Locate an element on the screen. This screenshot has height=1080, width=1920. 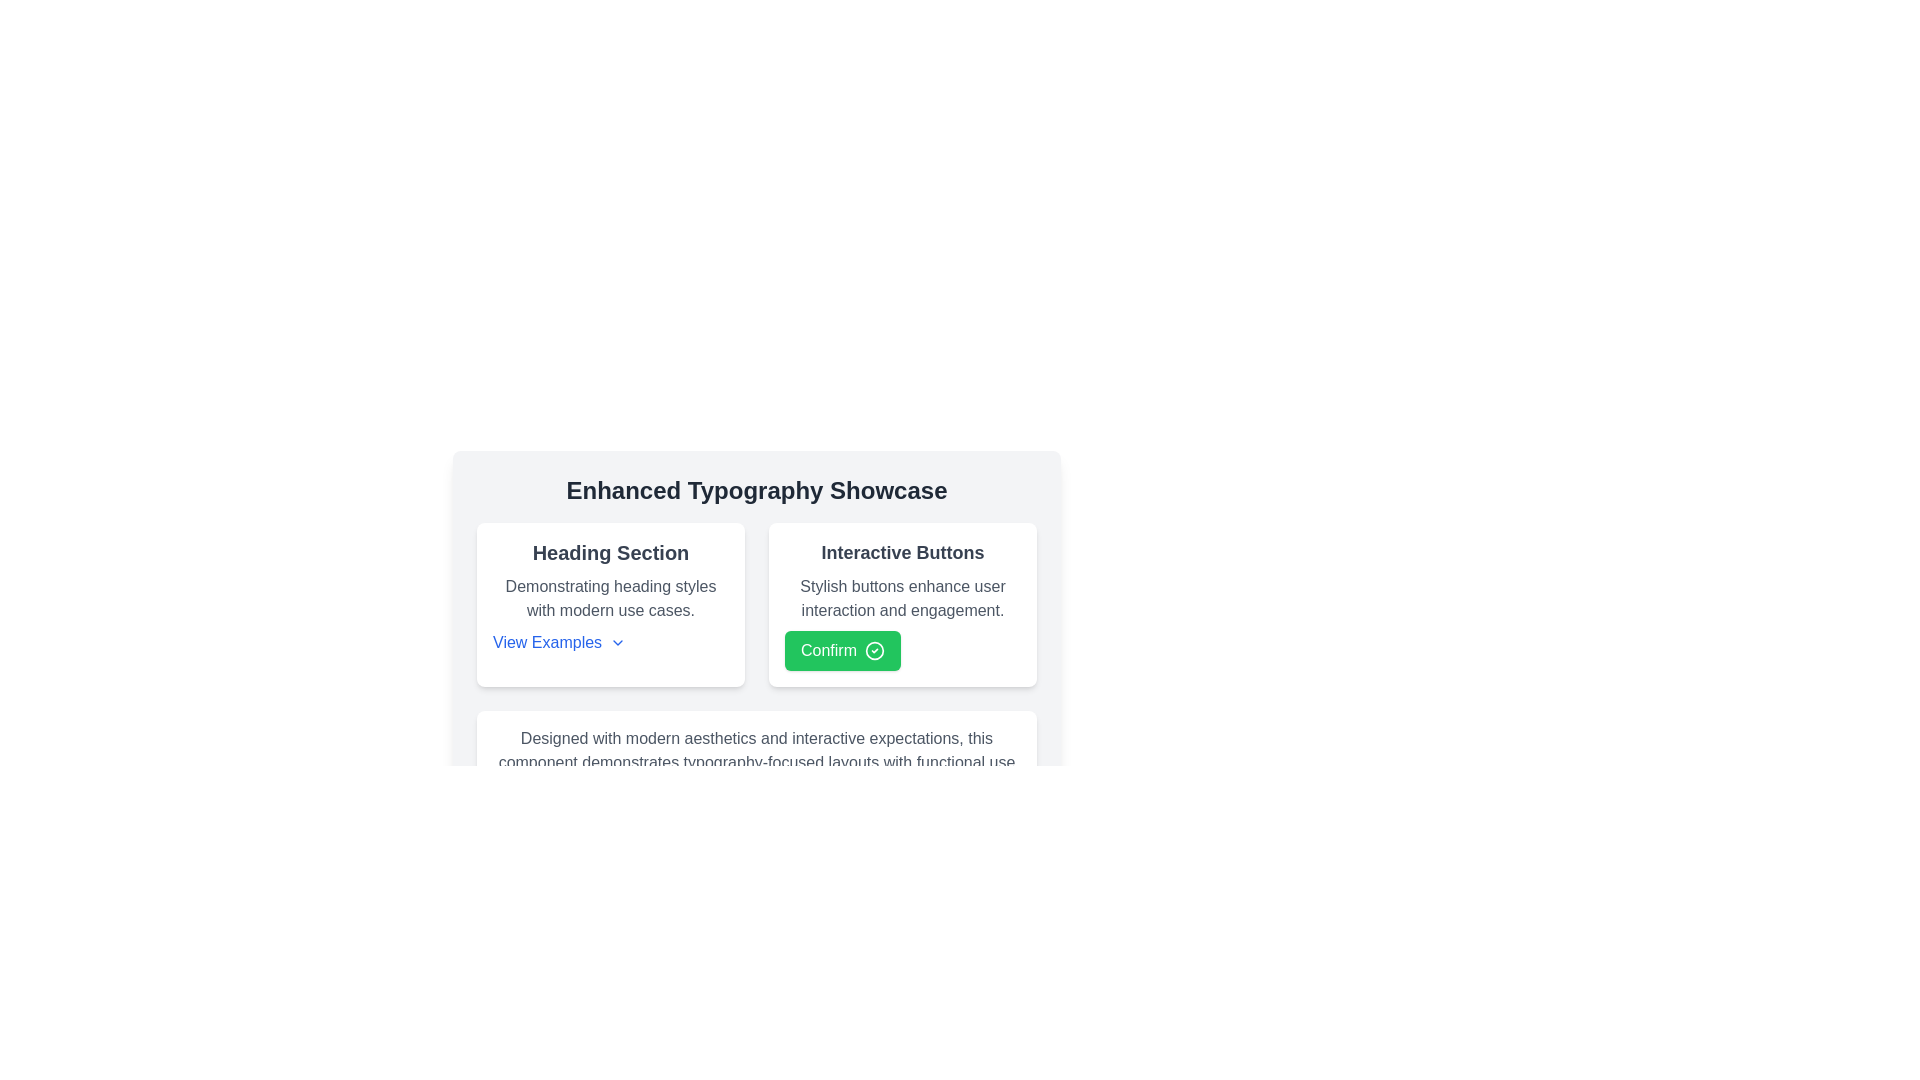
the 'Confirm' button with a green background and a white checkmark icon is located at coordinates (843, 651).